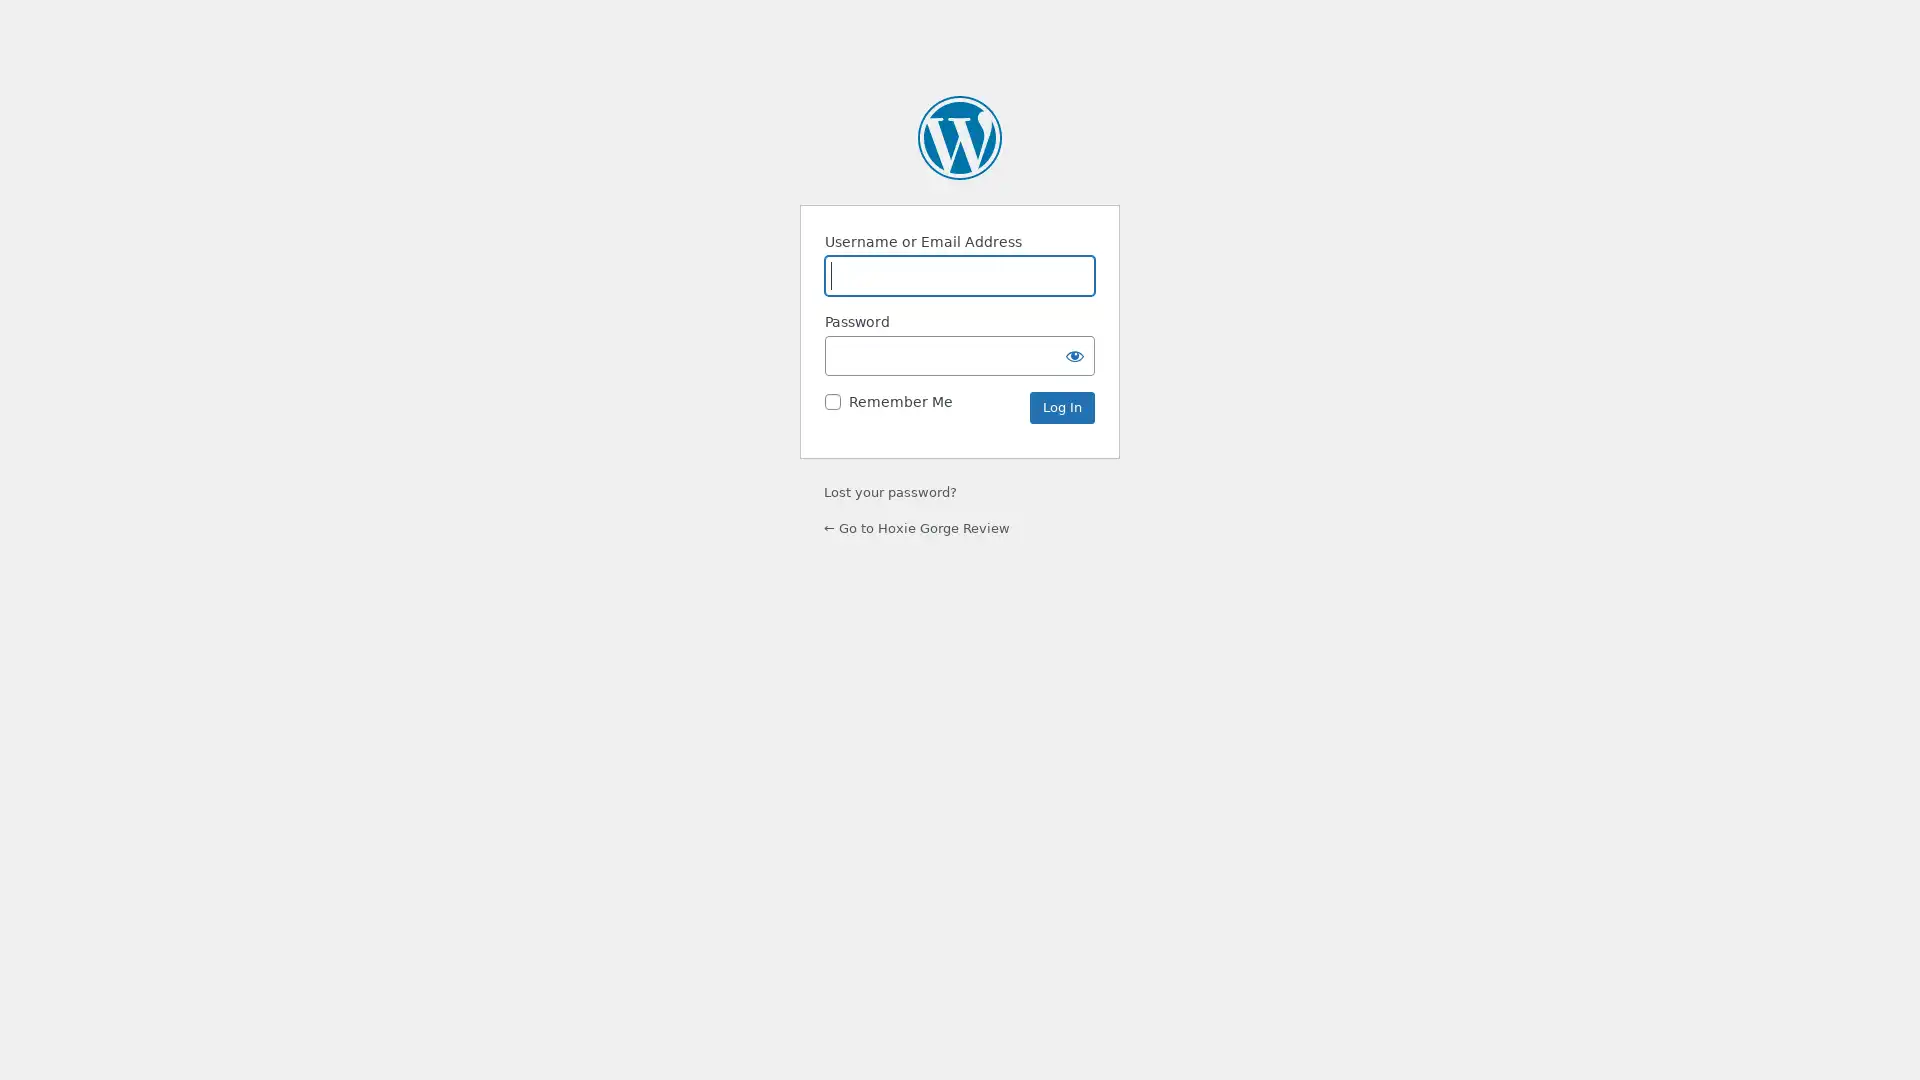 The height and width of the screenshot is (1080, 1920). What do you see at coordinates (1074, 354) in the screenshot?
I see `Show password` at bounding box center [1074, 354].